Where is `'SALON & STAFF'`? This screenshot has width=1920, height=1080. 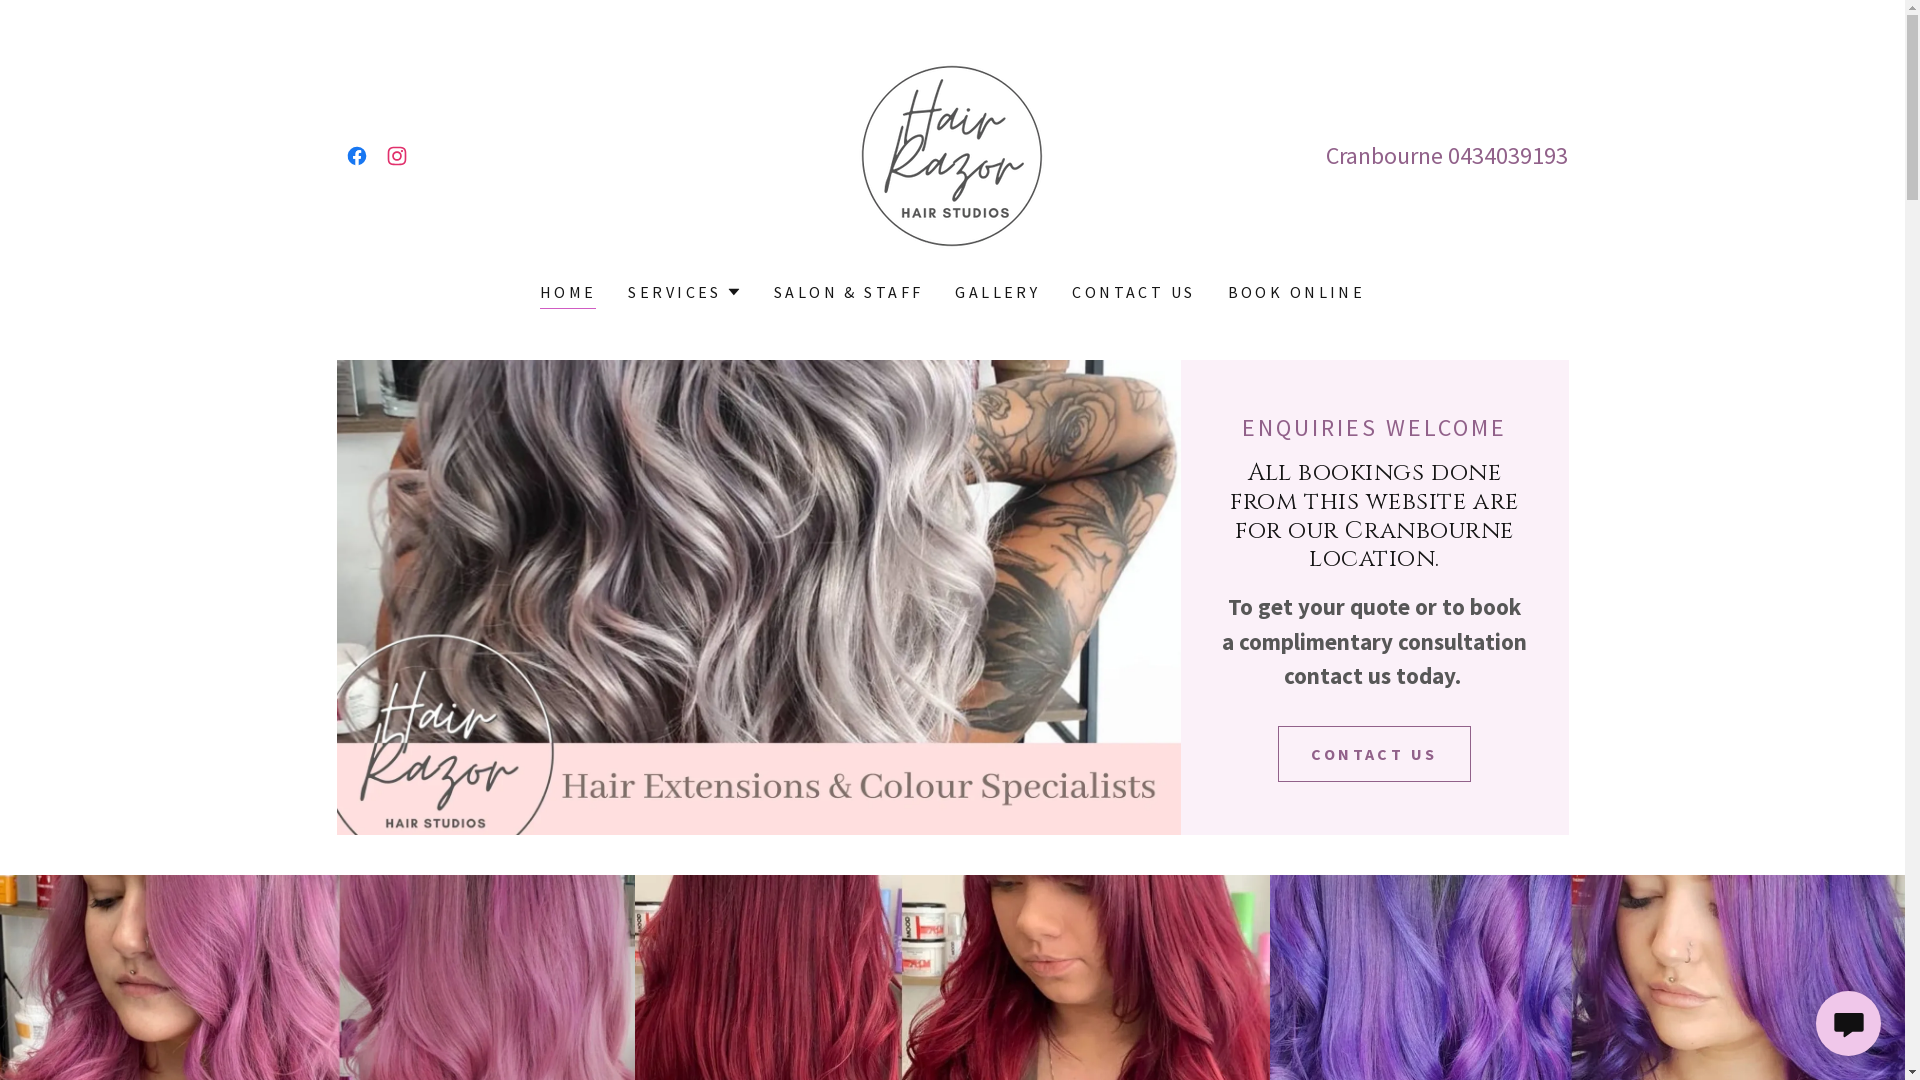 'SALON & STAFF' is located at coordinates (849, 292).